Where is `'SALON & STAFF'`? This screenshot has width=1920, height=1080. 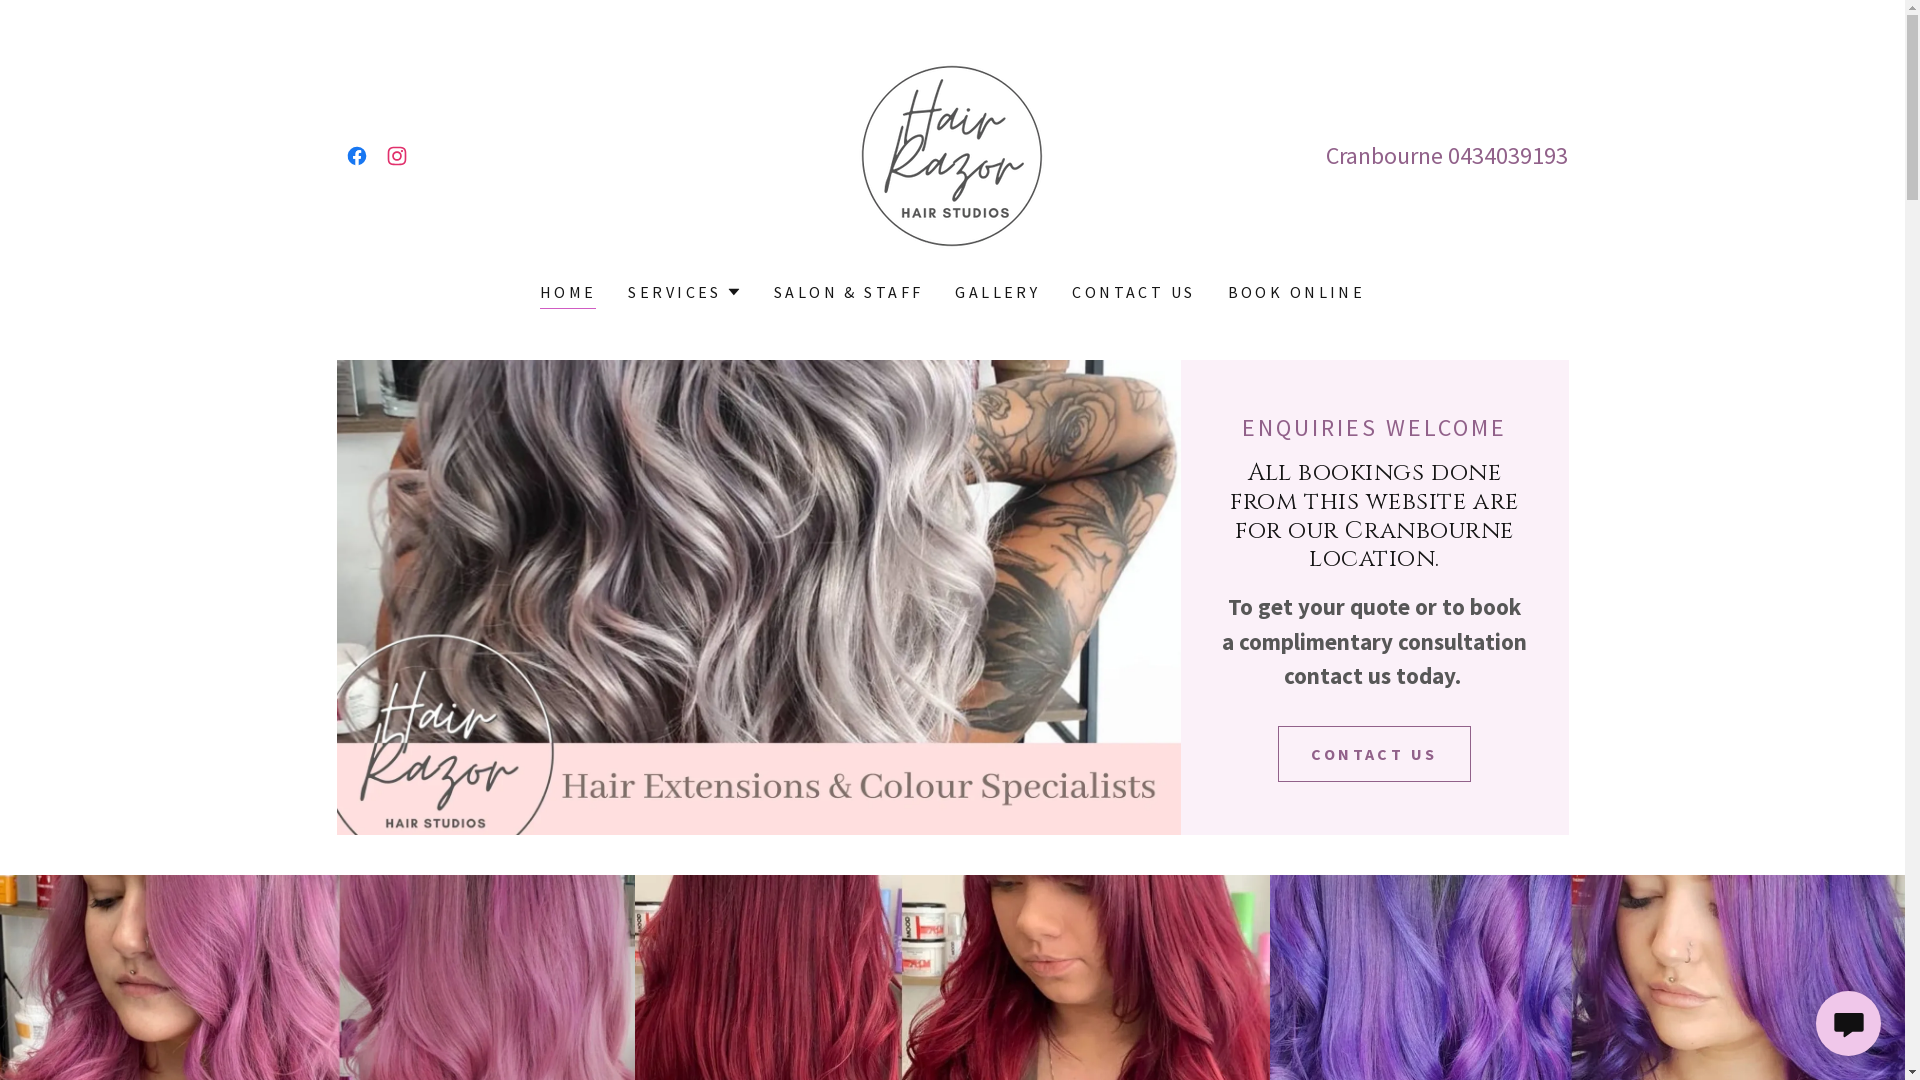 'SALON & STAFF' is located at coordinates (849, 292).